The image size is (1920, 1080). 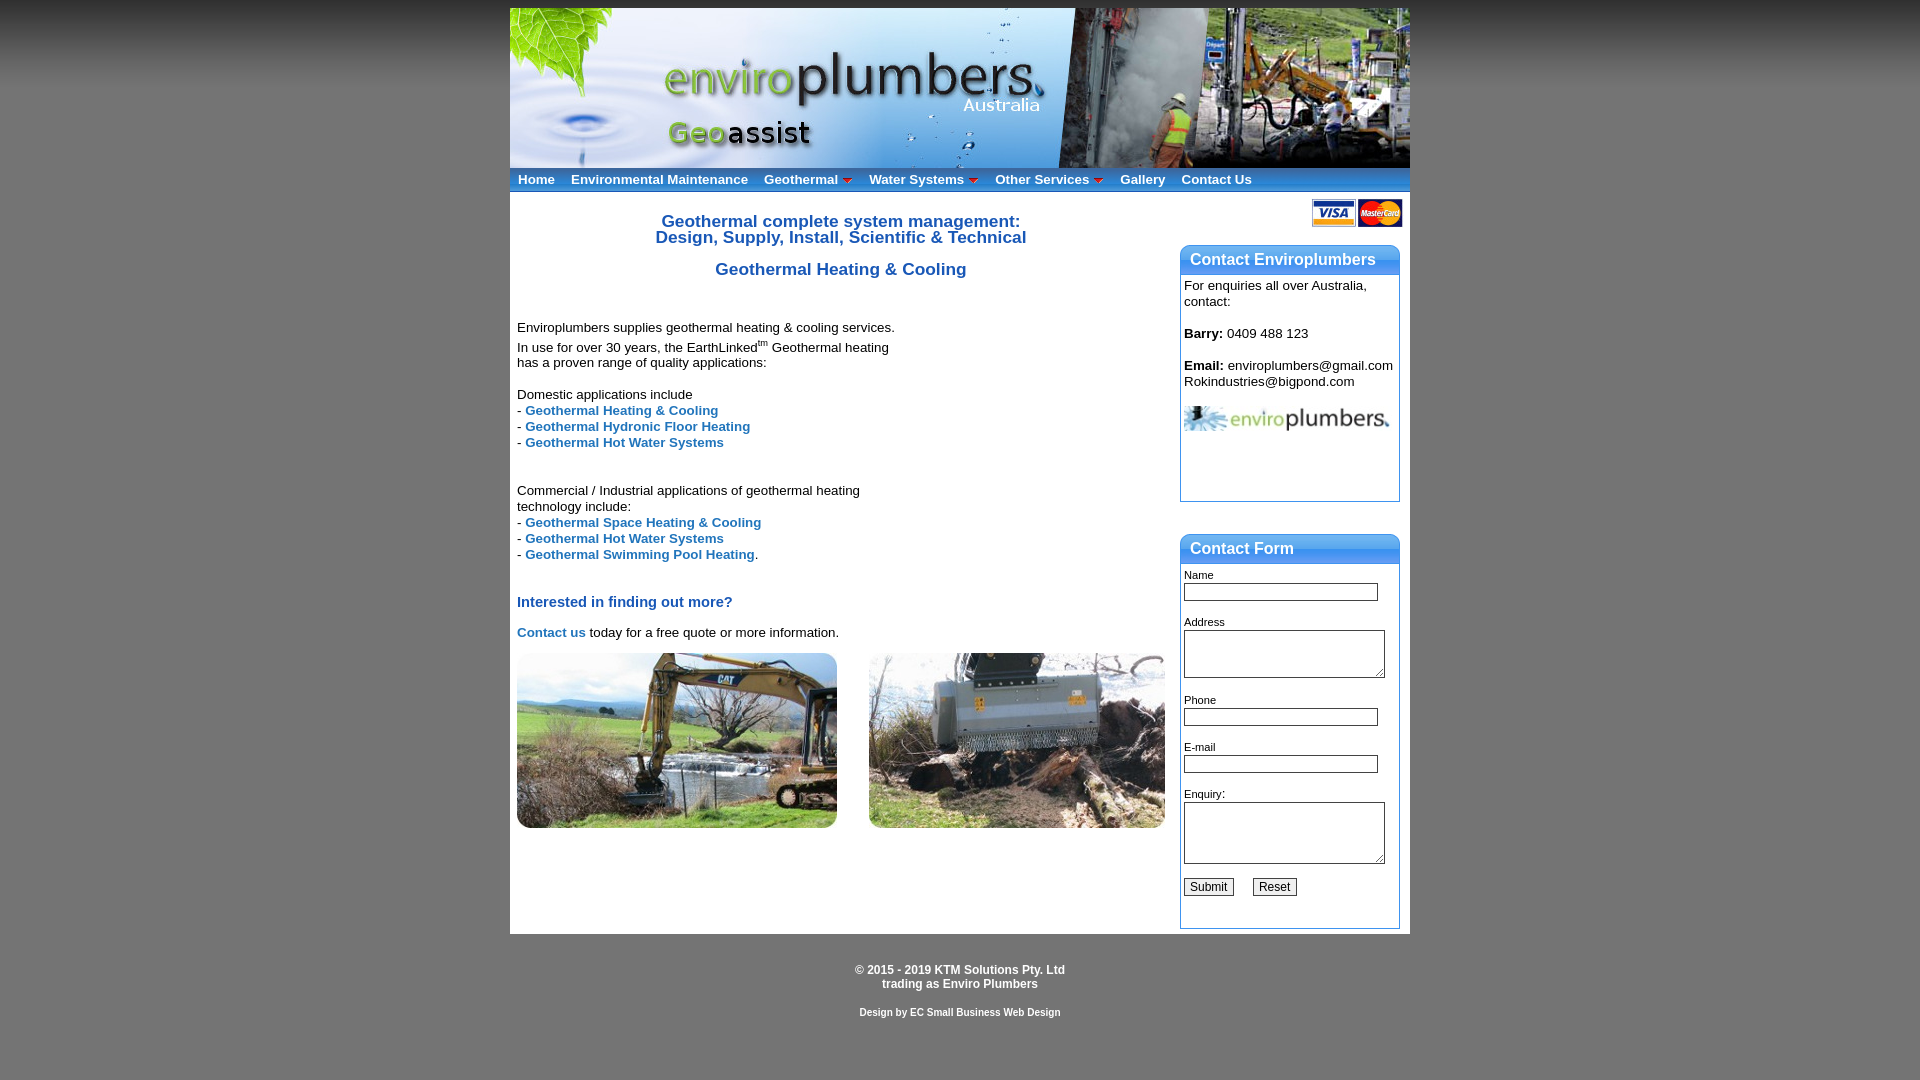 I want to click on 'Gallery', so click(x=1142, y=178).